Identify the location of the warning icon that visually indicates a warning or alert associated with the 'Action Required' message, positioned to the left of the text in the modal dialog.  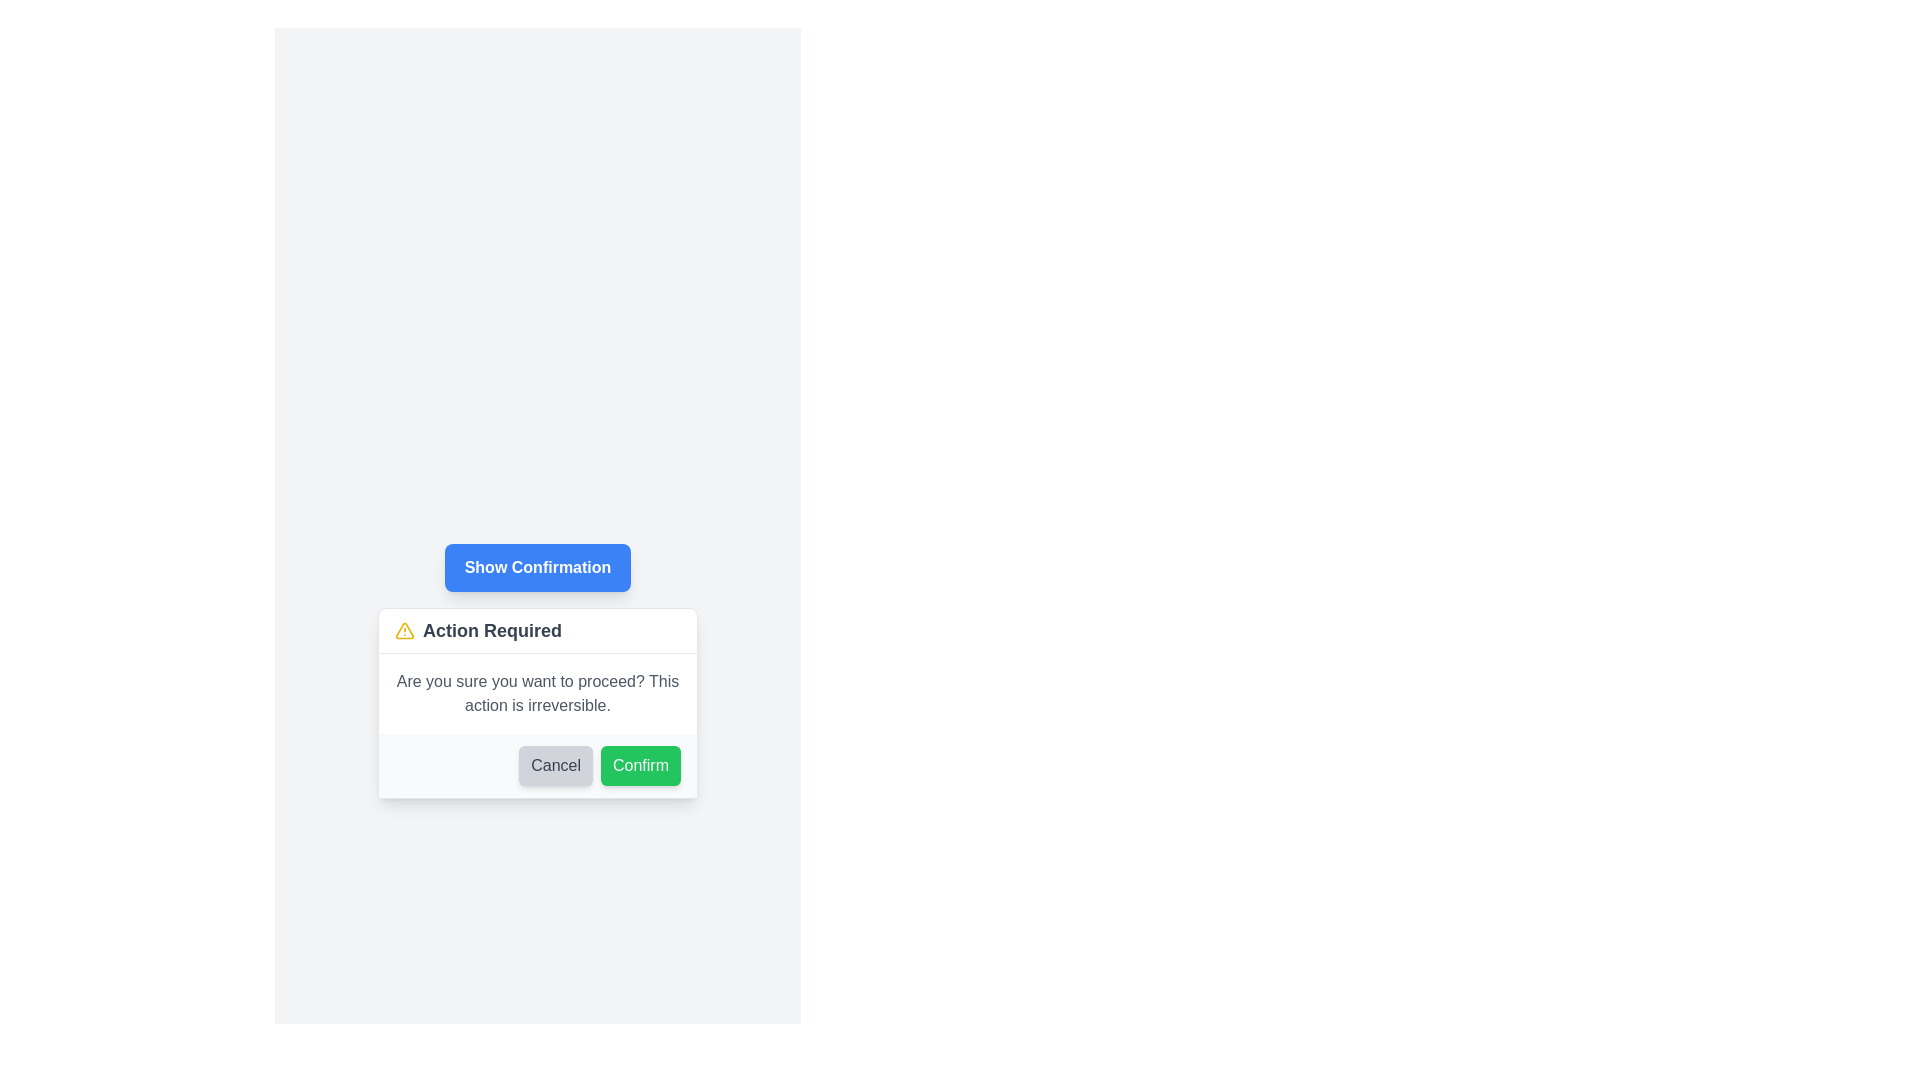
(403, 631).